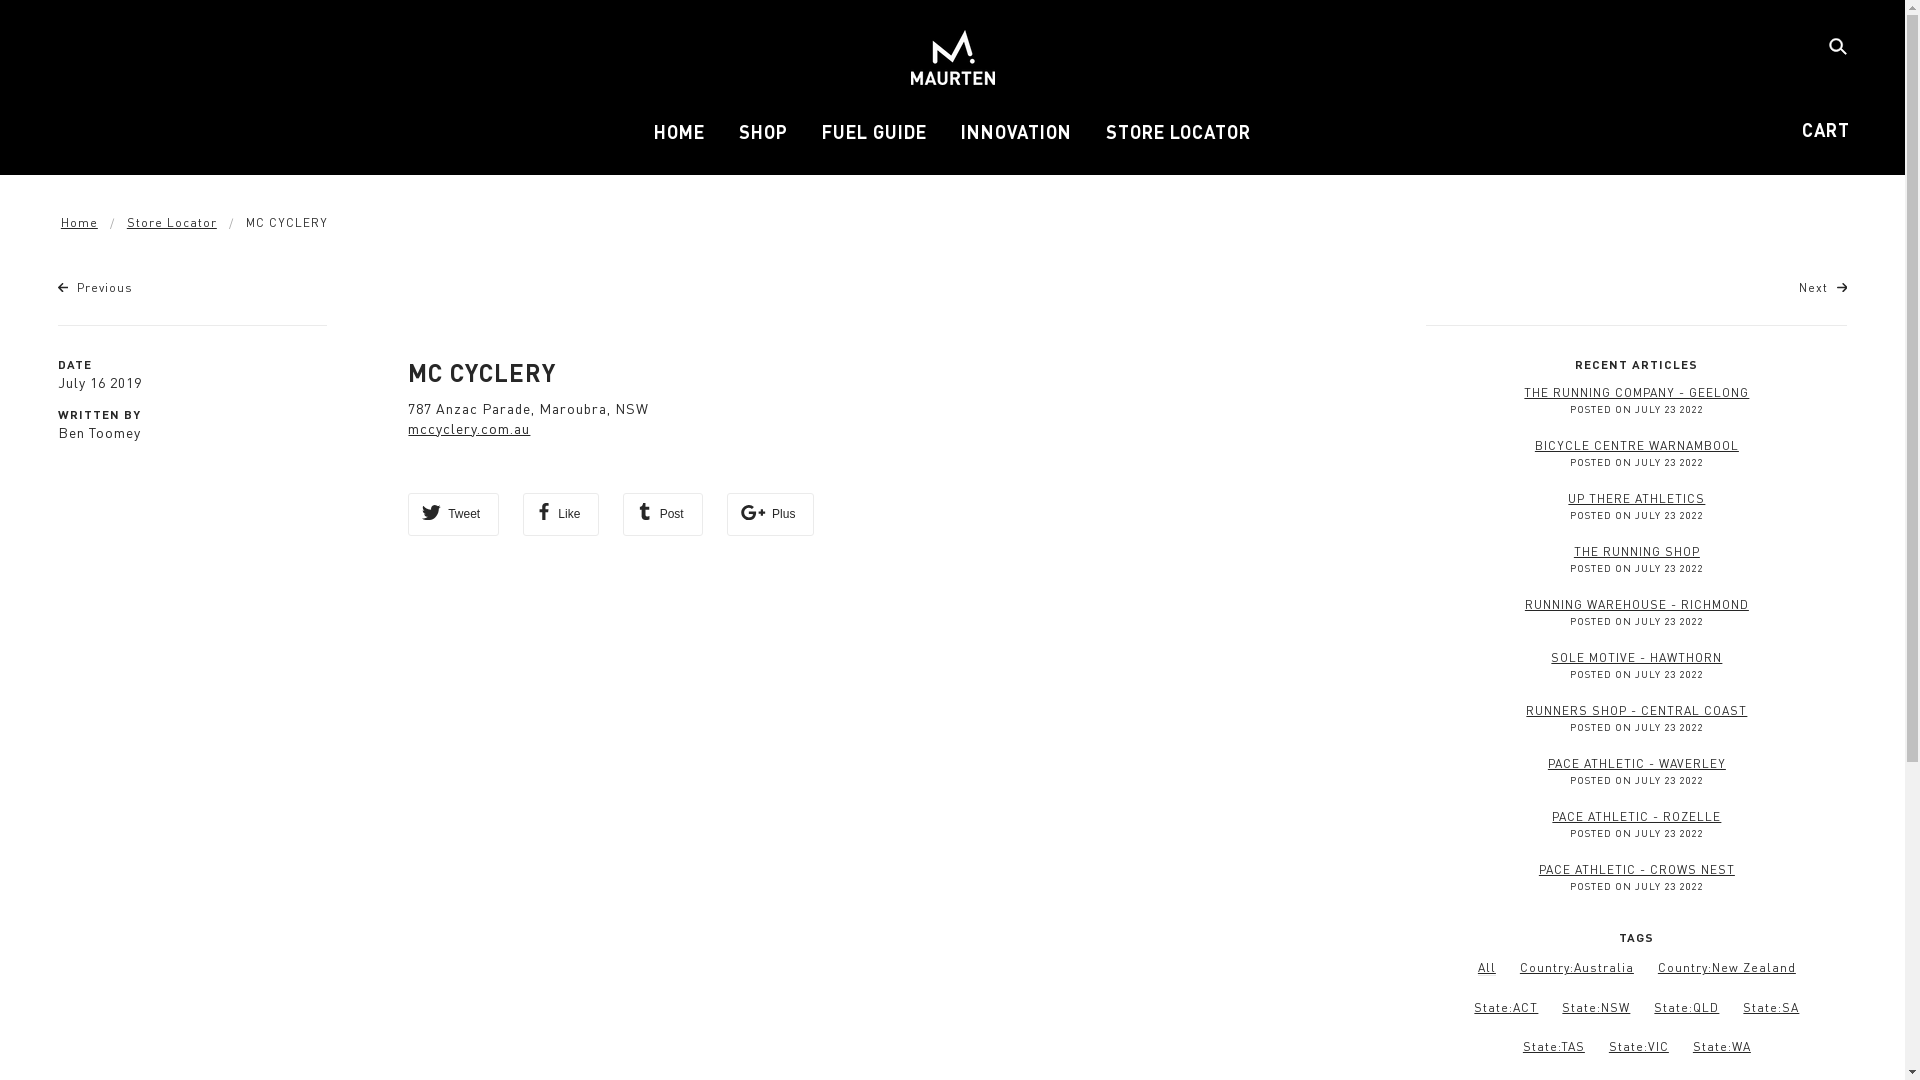  Describe the element at coordinates (79, 222) in the screenshot. I see `'Home'` at that location.